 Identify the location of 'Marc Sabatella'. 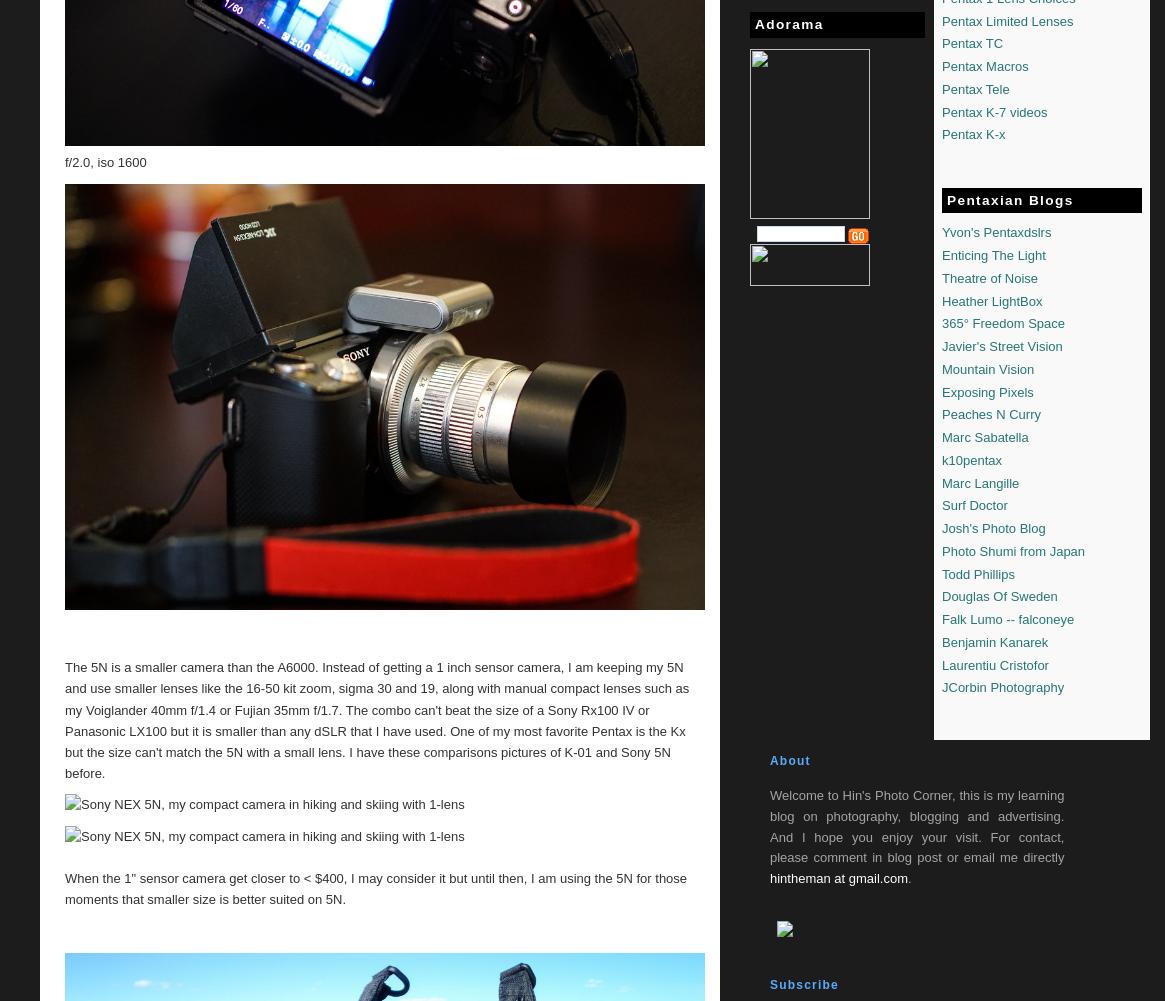
(985, 437).